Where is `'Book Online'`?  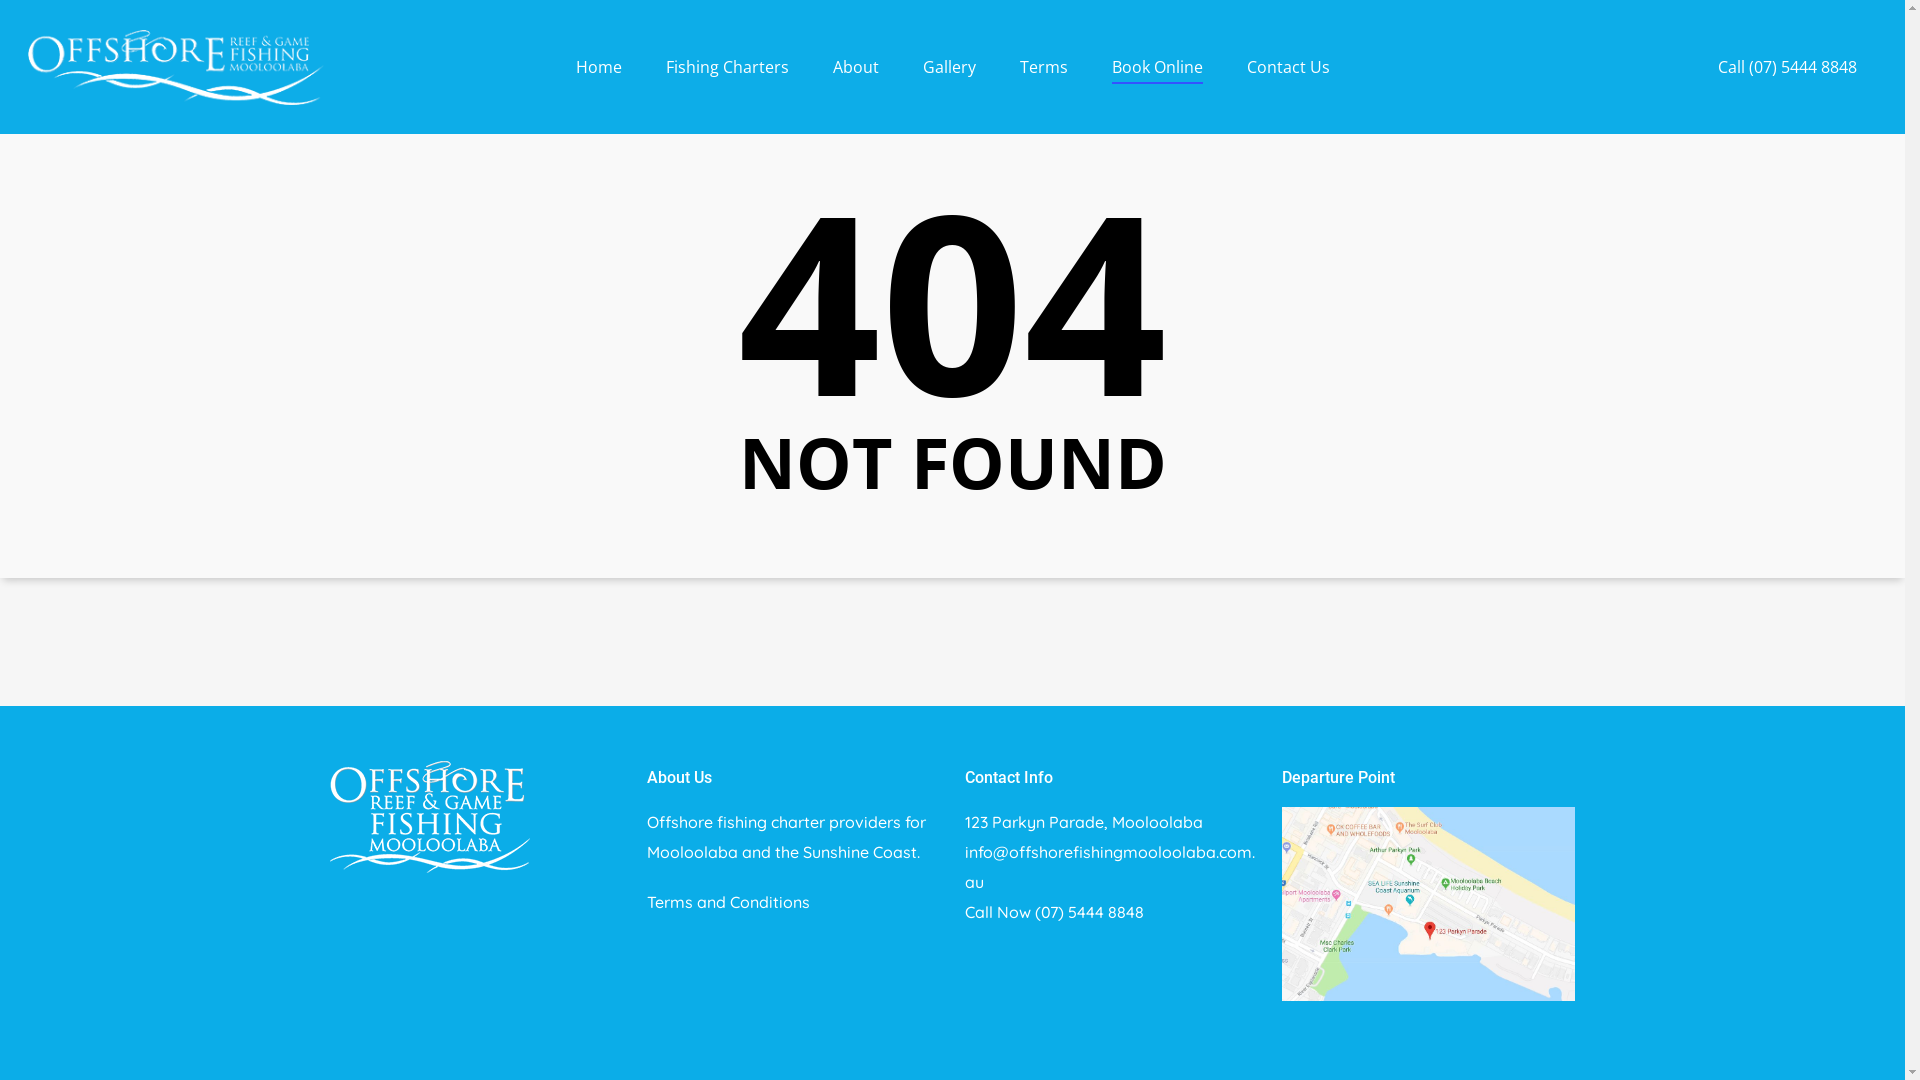 'Book Online' is located at coordinates (1157, 80).